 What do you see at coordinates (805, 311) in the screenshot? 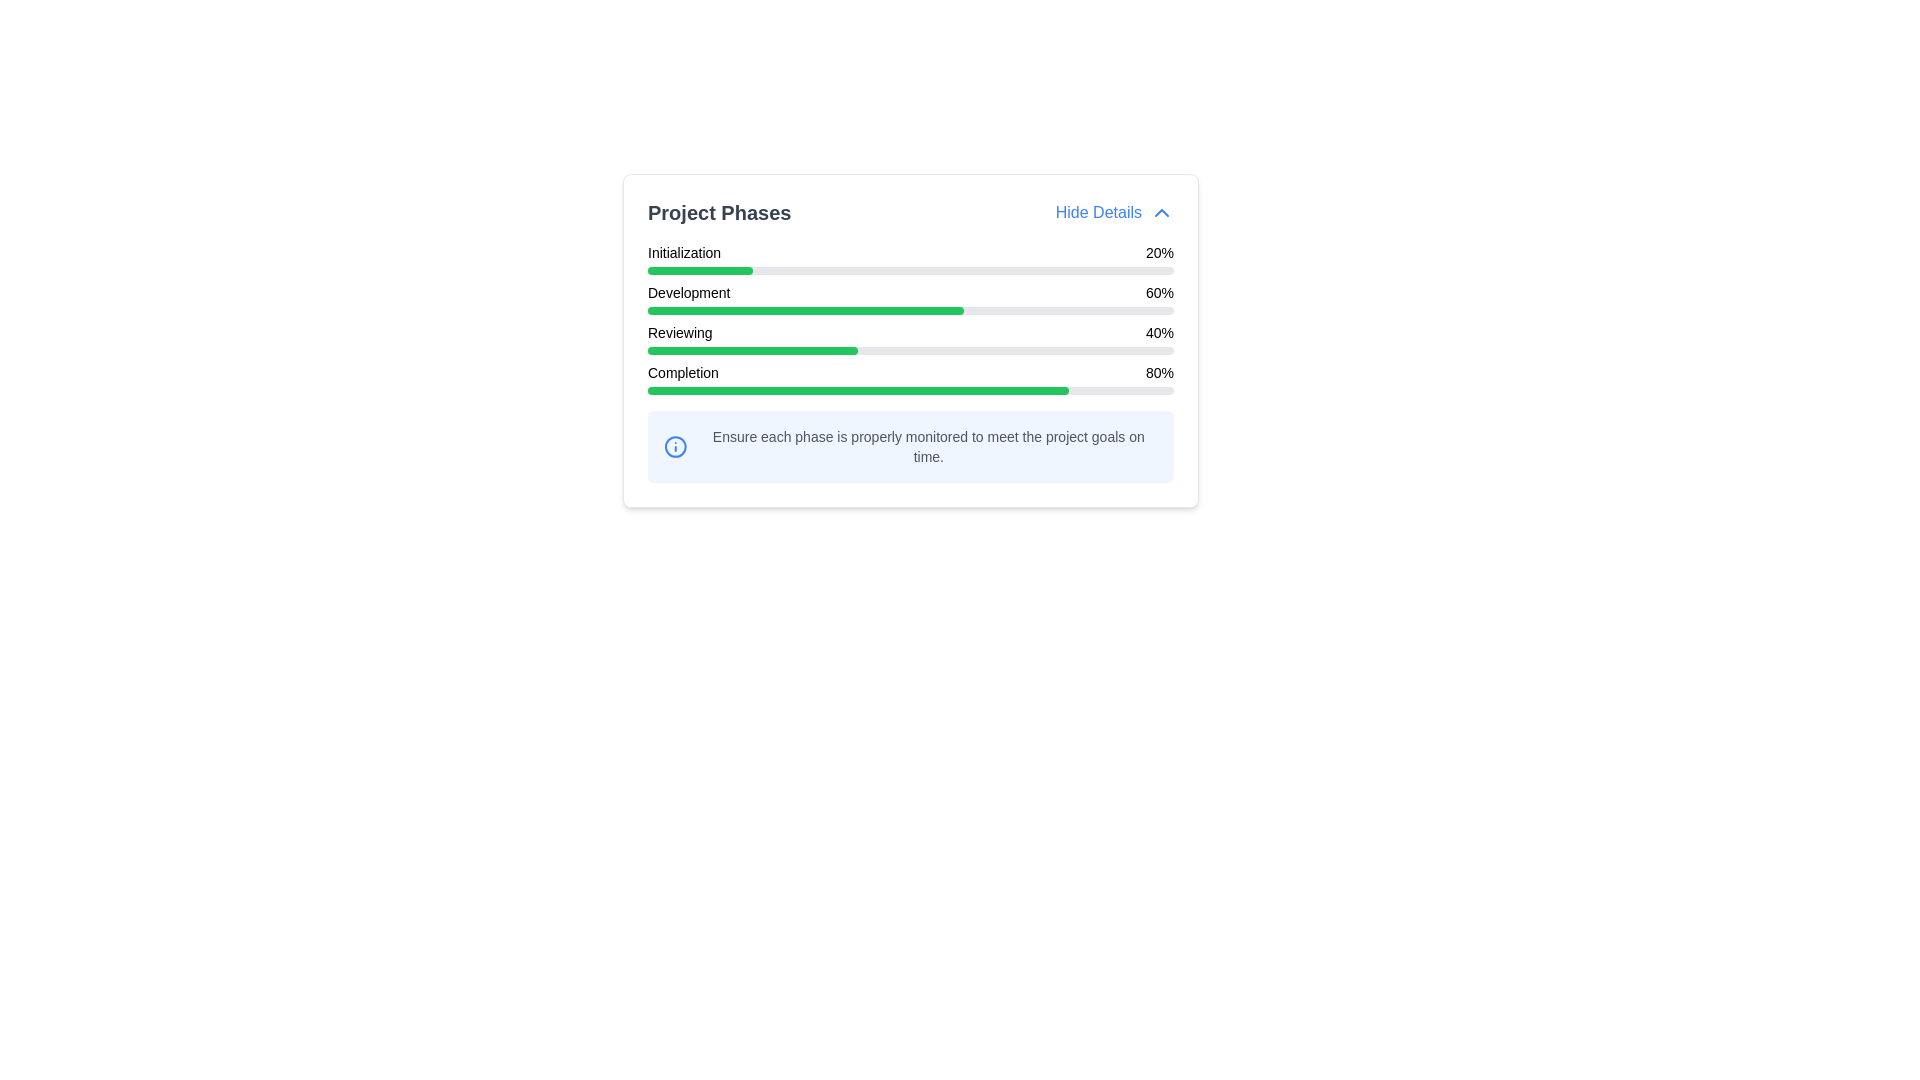
I see `the green horizontal progress bar segment within the 'Development' progress bar in the 'Project Phases' section` at bounding box center [805, 311].